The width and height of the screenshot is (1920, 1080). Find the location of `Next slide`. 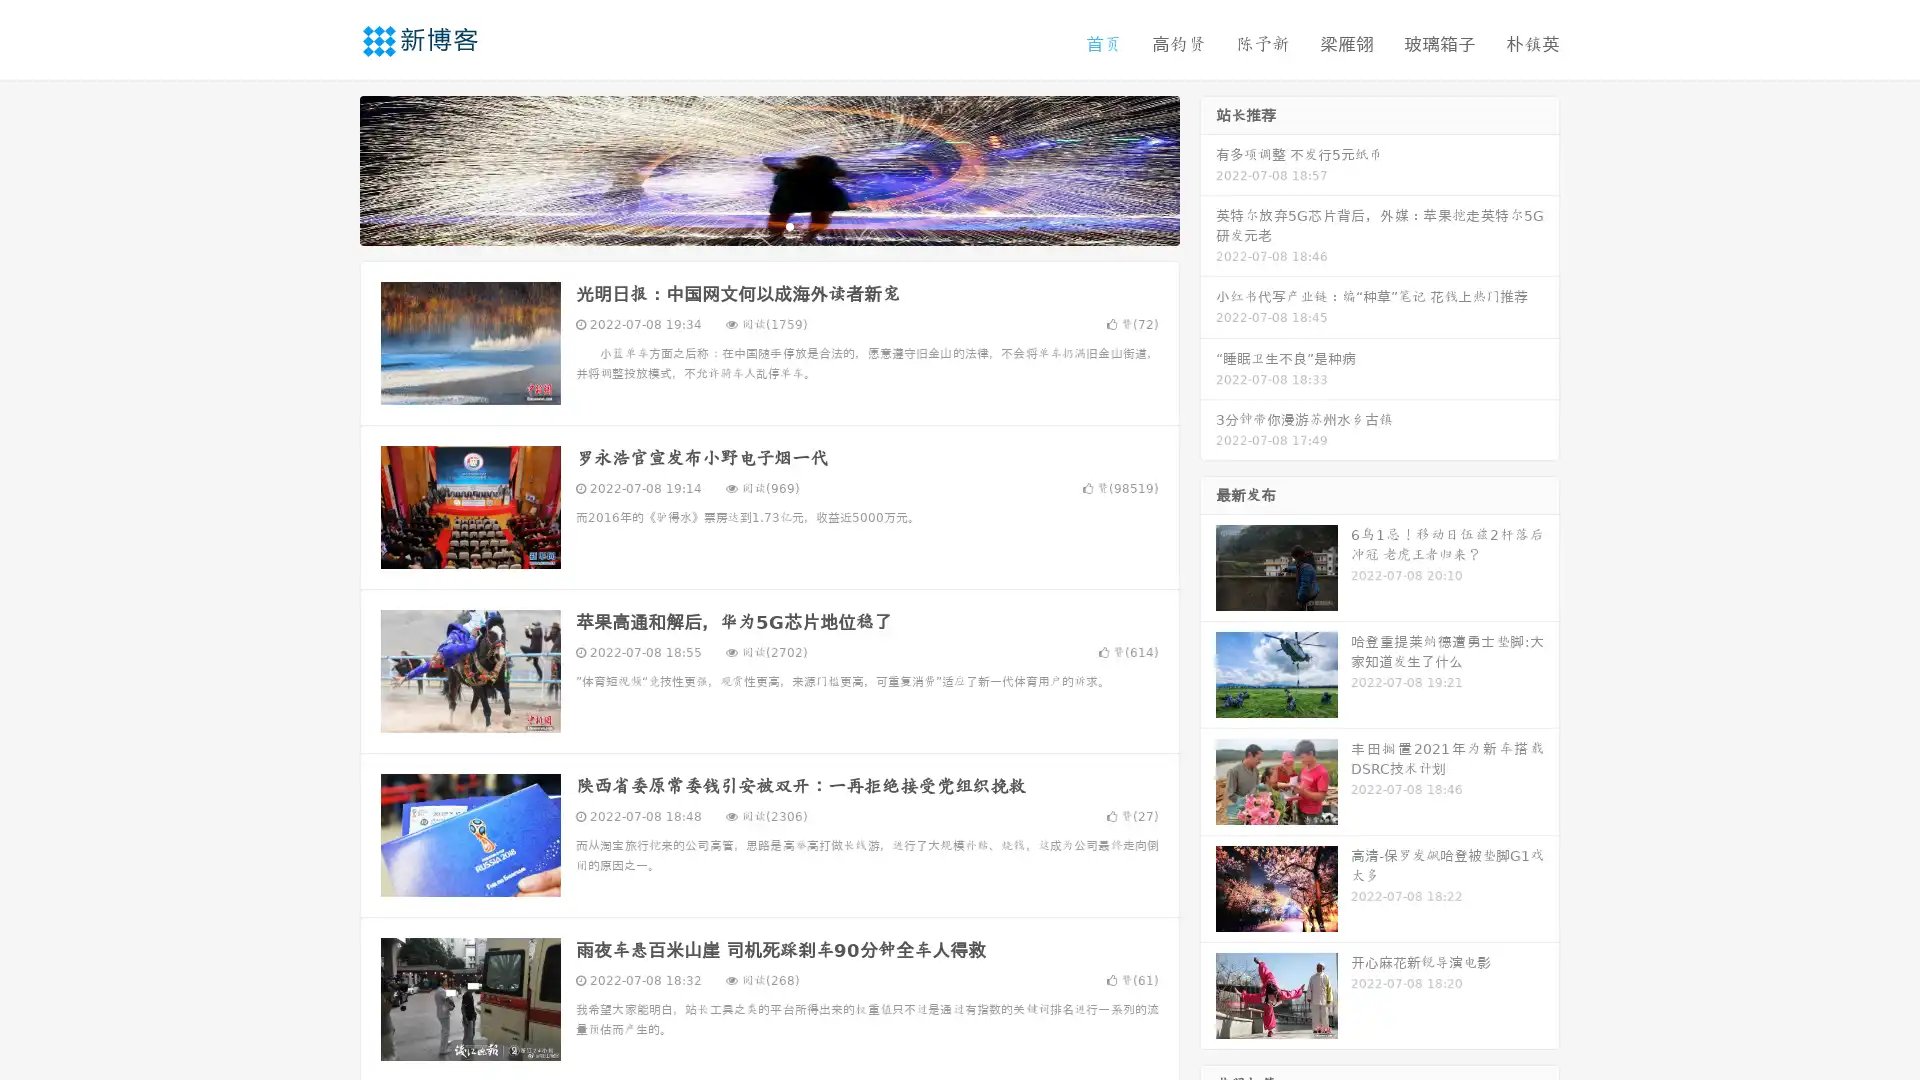

Next slide is located at coordinates (1208, 168).